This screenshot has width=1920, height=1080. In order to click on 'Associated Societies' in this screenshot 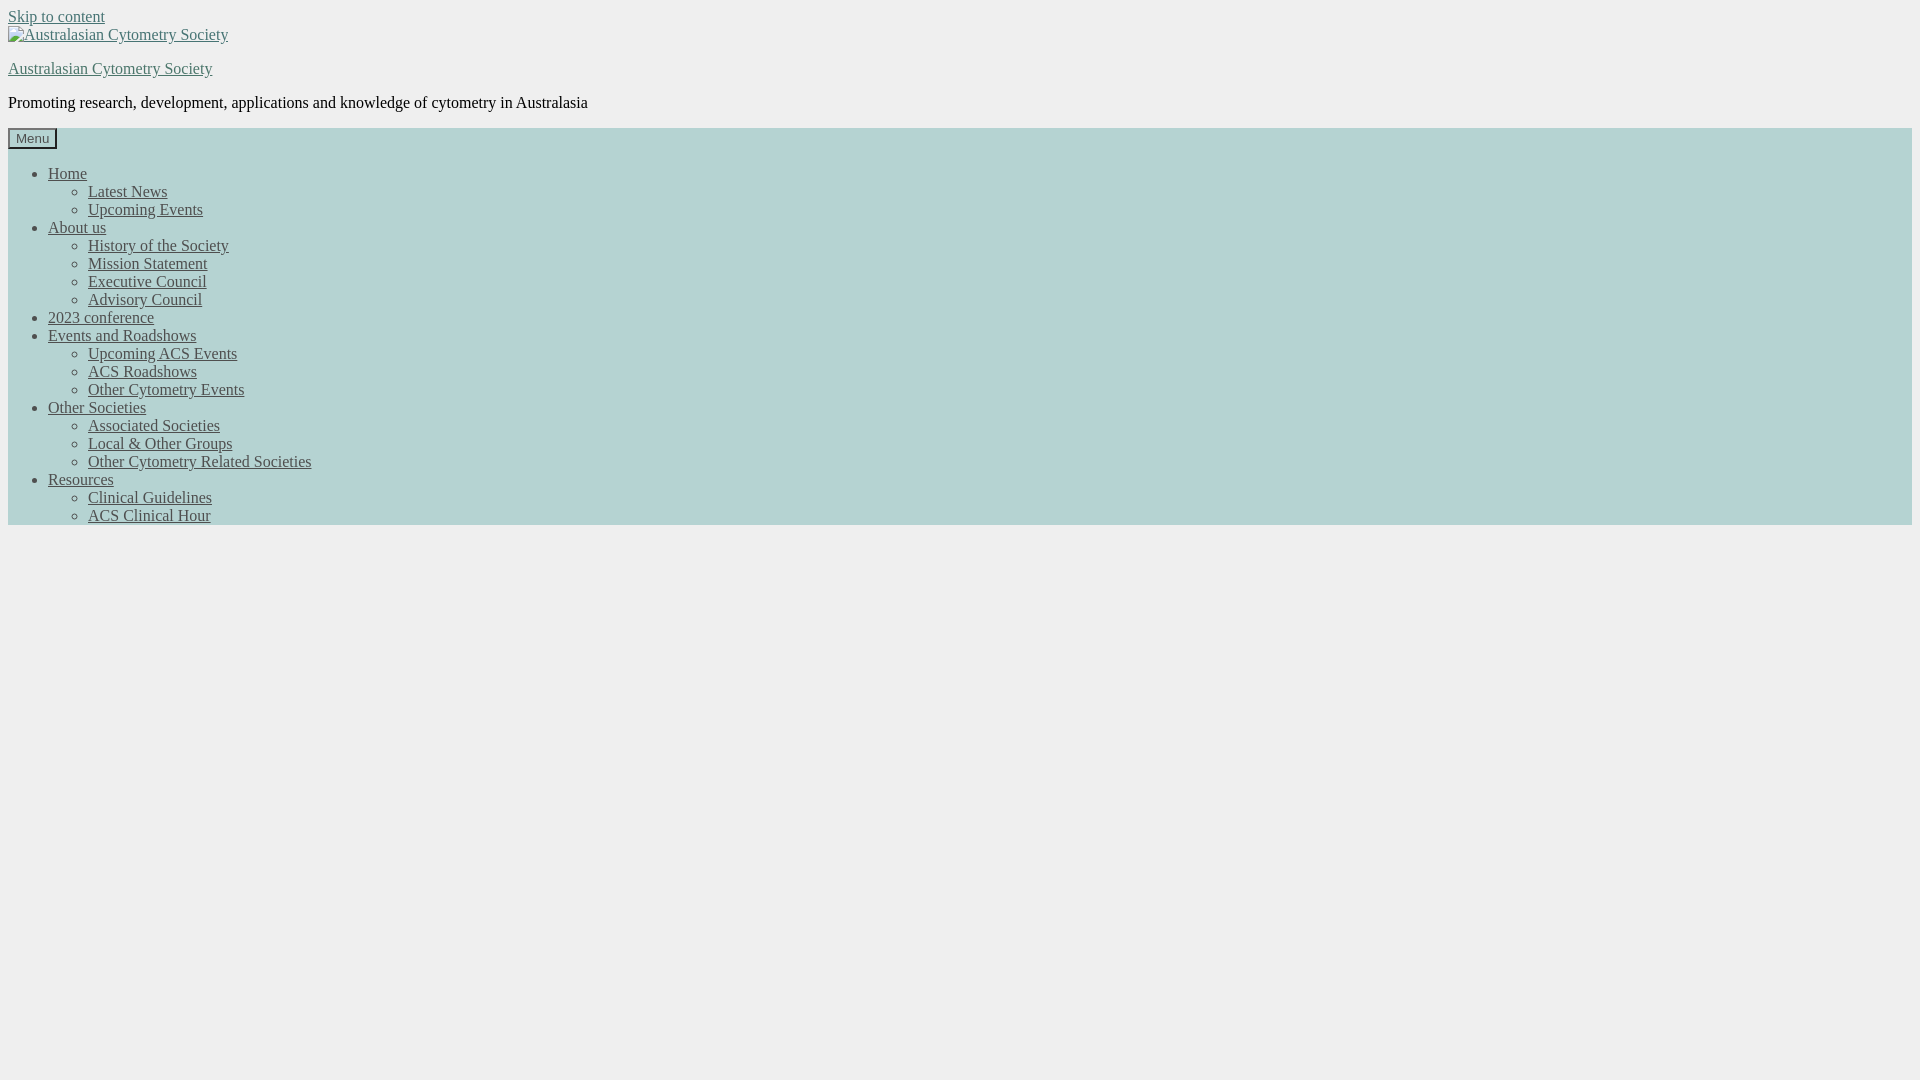, I will do `click(86, 424)`.